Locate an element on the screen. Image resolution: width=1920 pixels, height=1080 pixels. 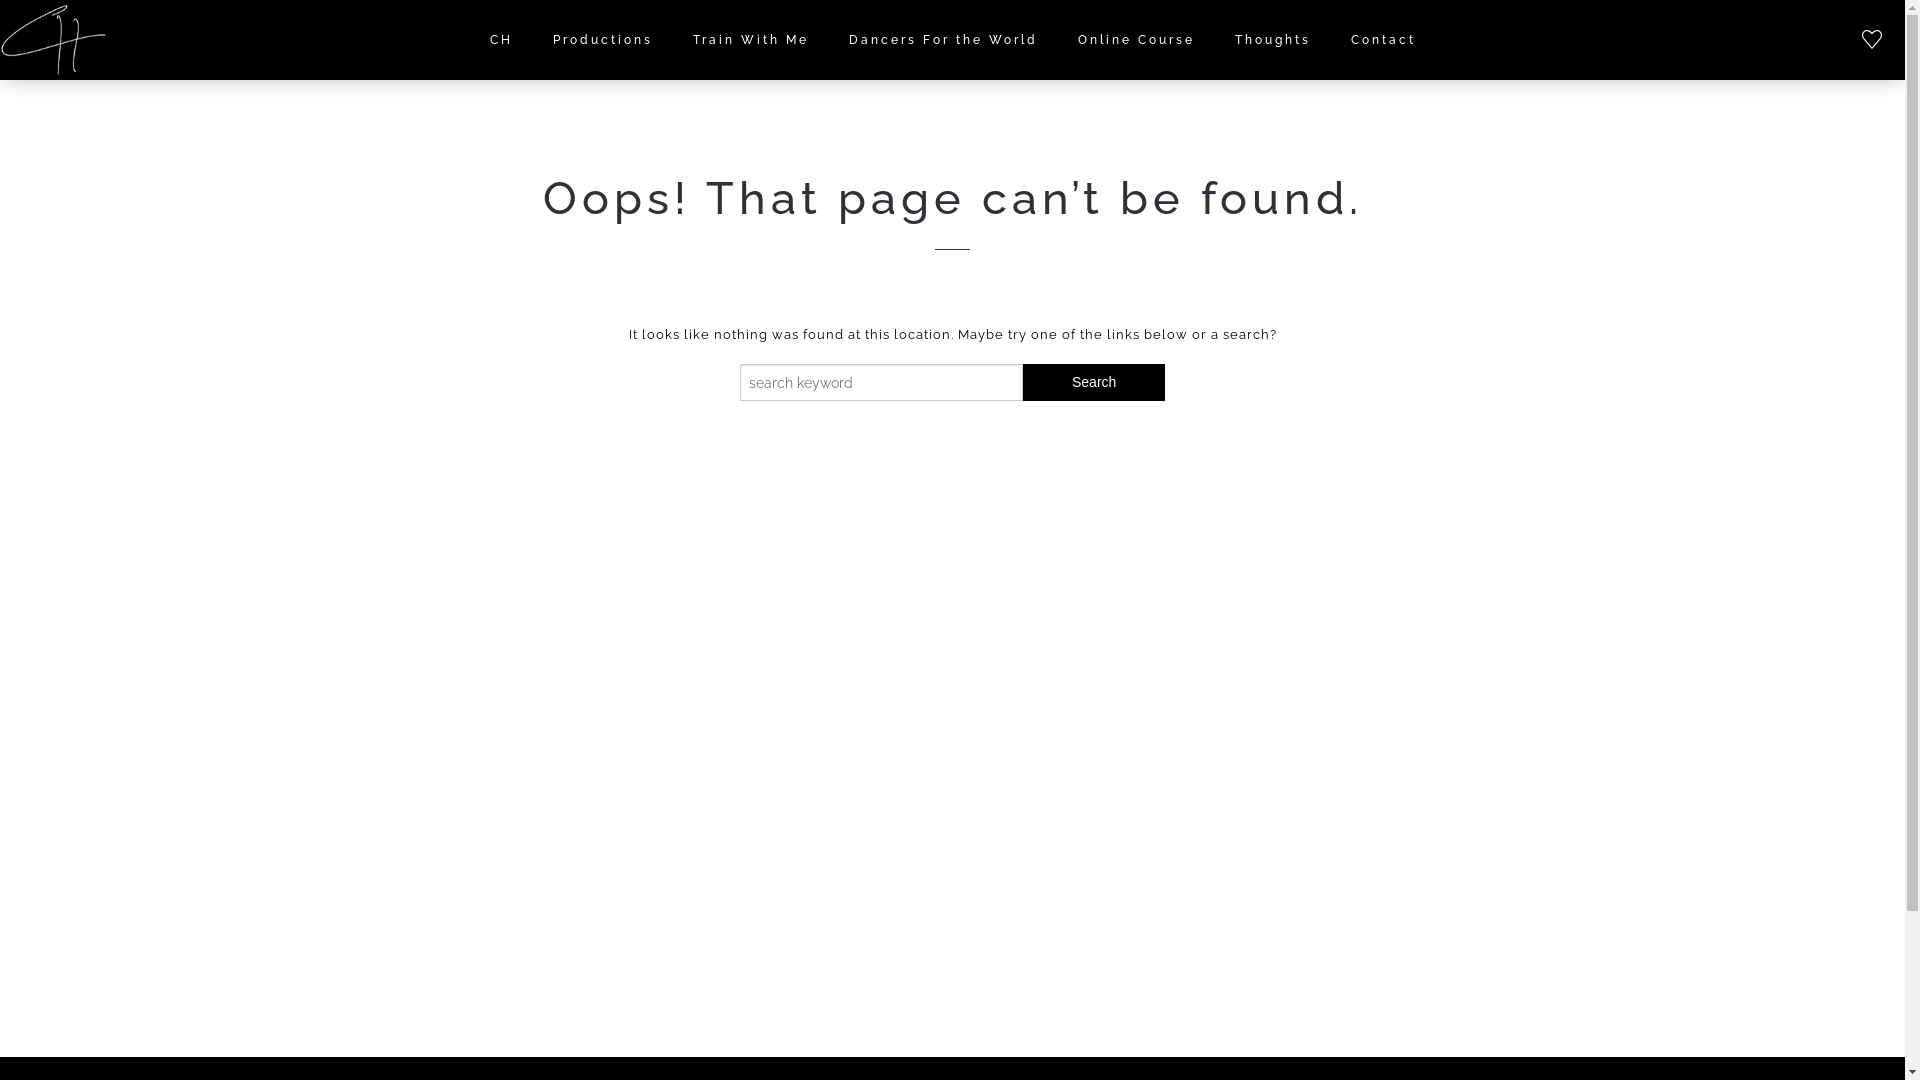
'Search' is located at coordinates (1093, 382).